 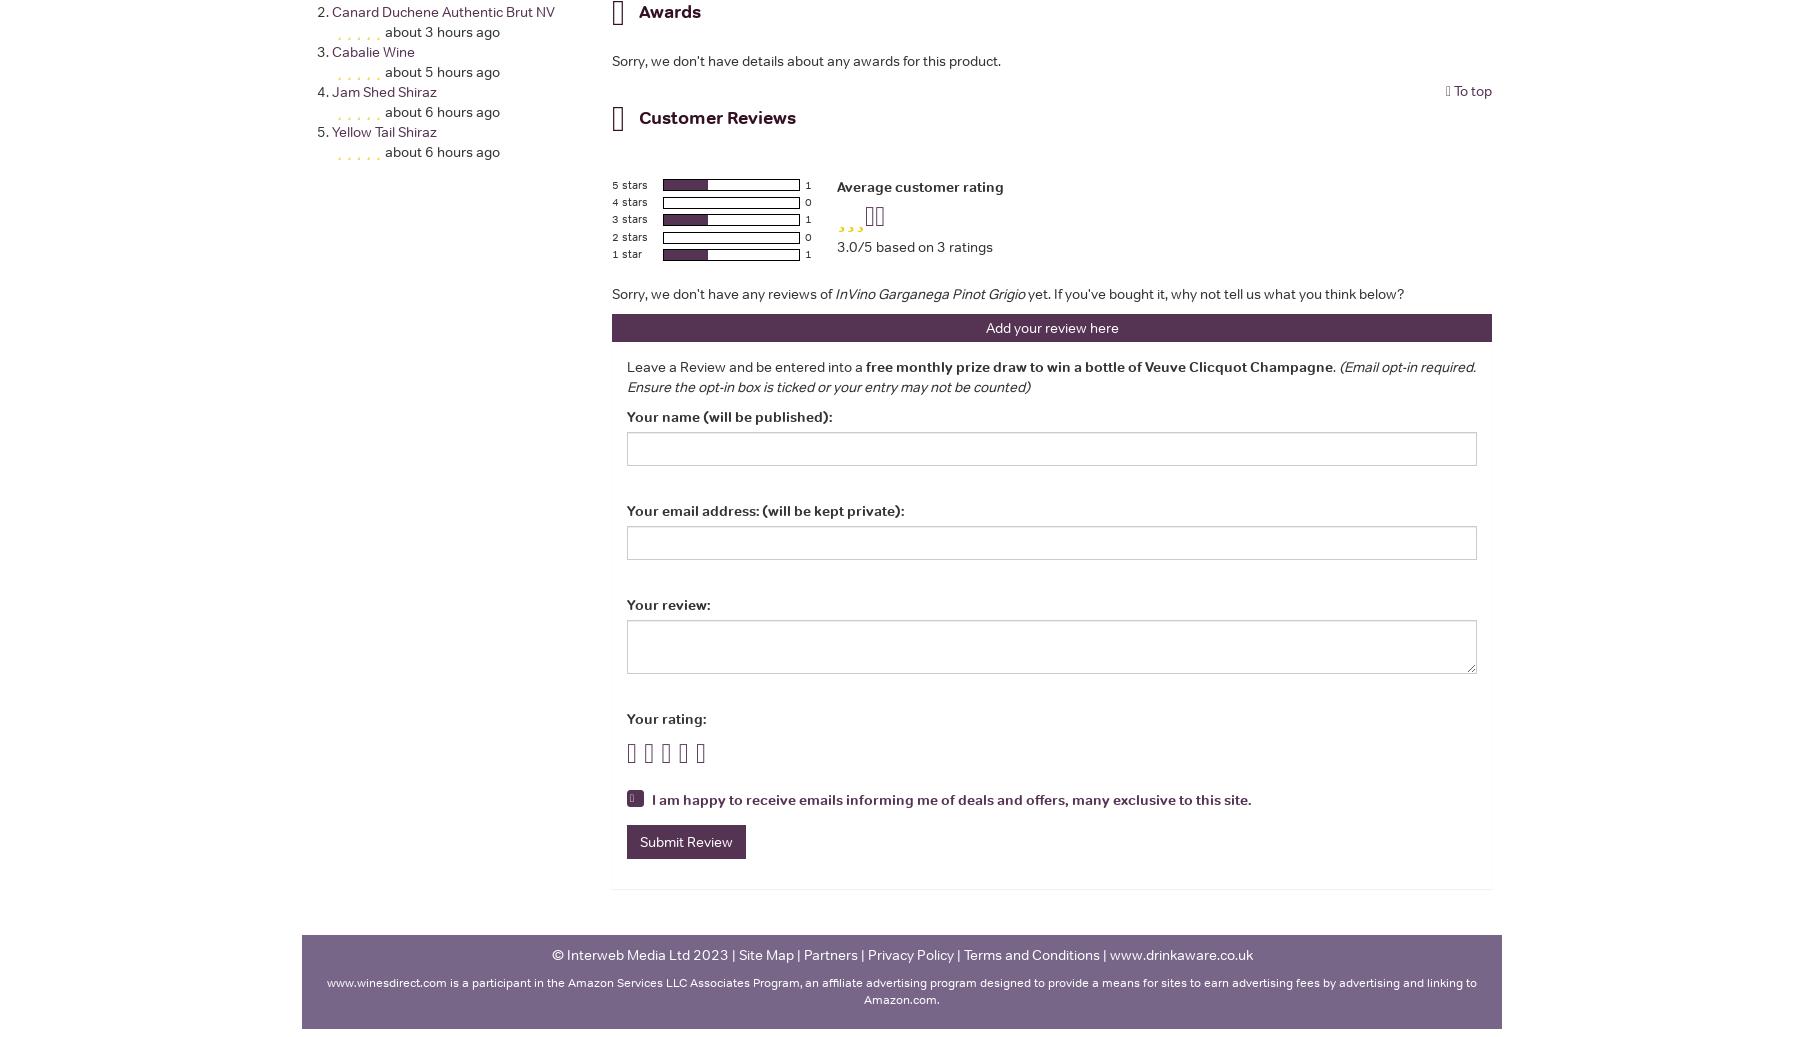 What do you see at coordinates (330, 9) in the screenshot?
I see `'Canard Duchene Authentic Brut NV'` at bounding box center [330, 9].